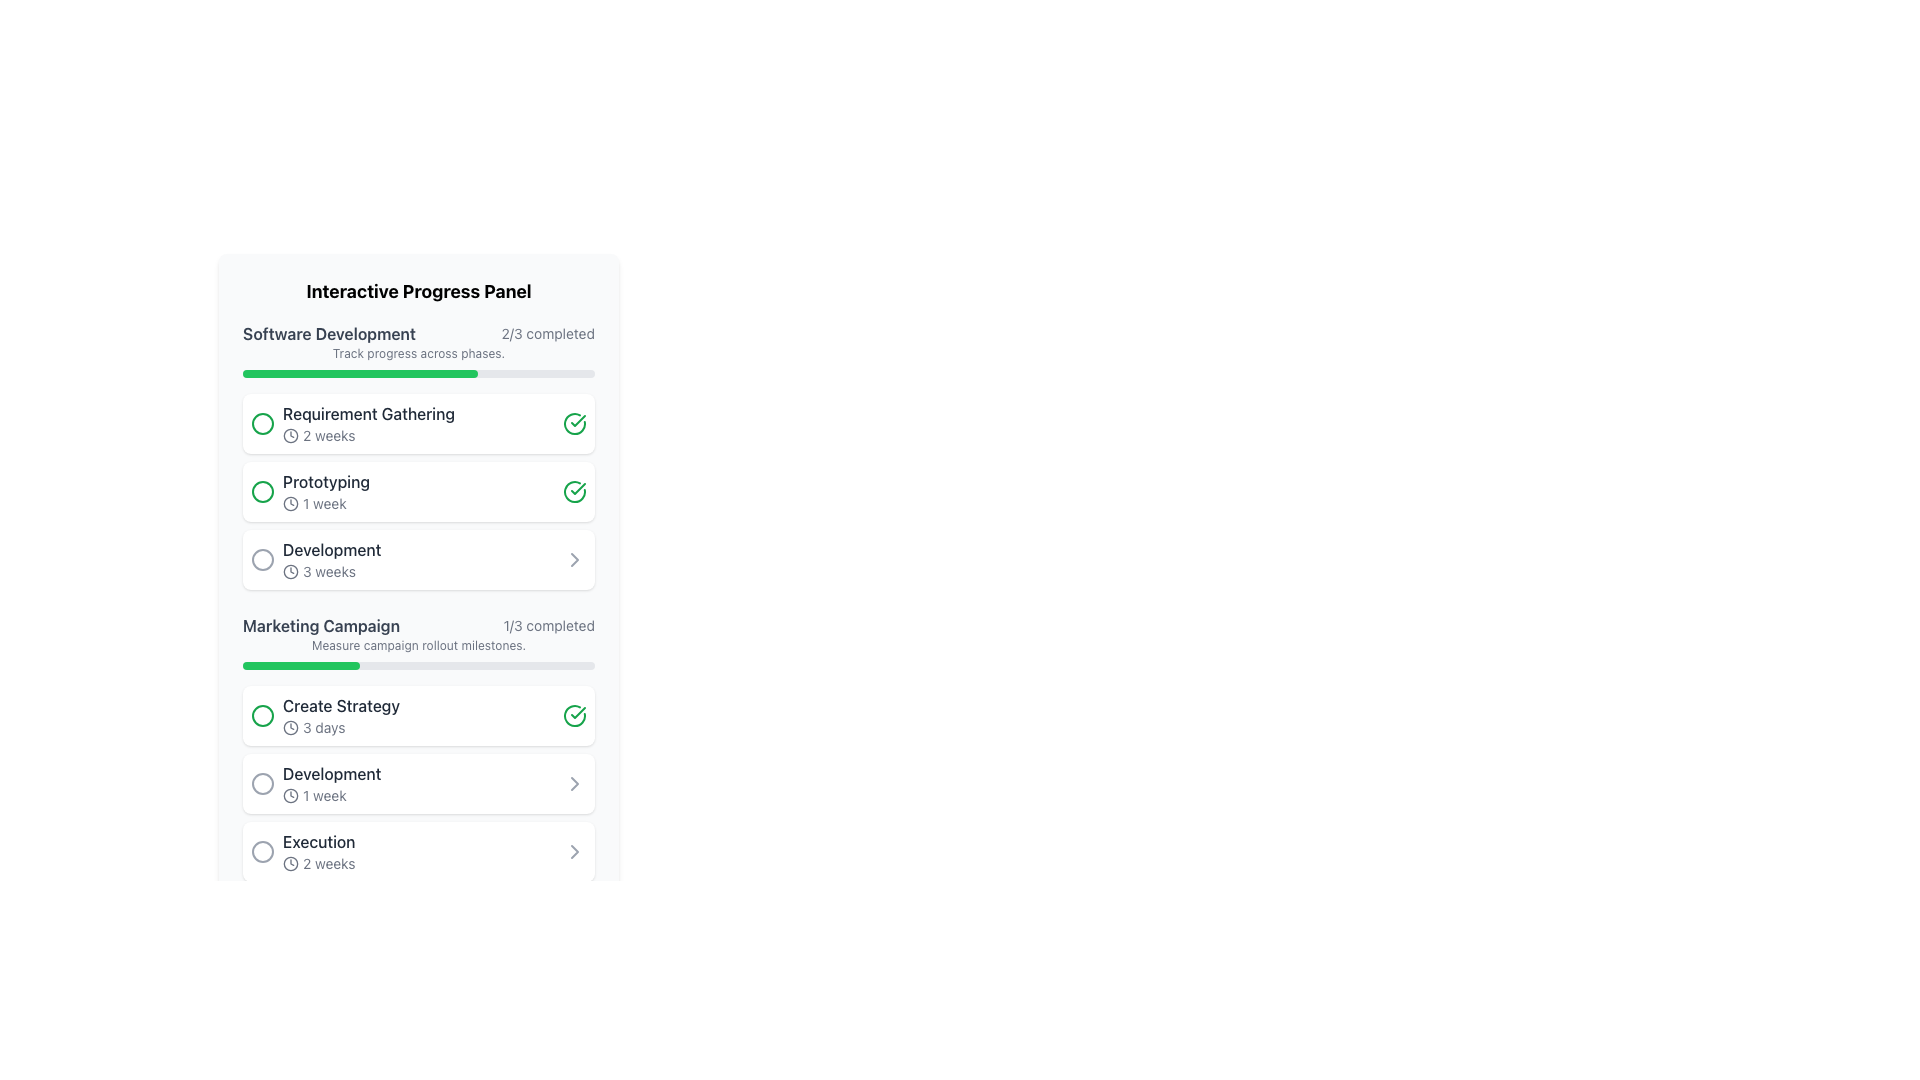 The width and height of the screenshot is (1920, 1080). I want to click on the 'Development' task label in the Software Development section of the progress panel, so click(332, 550).